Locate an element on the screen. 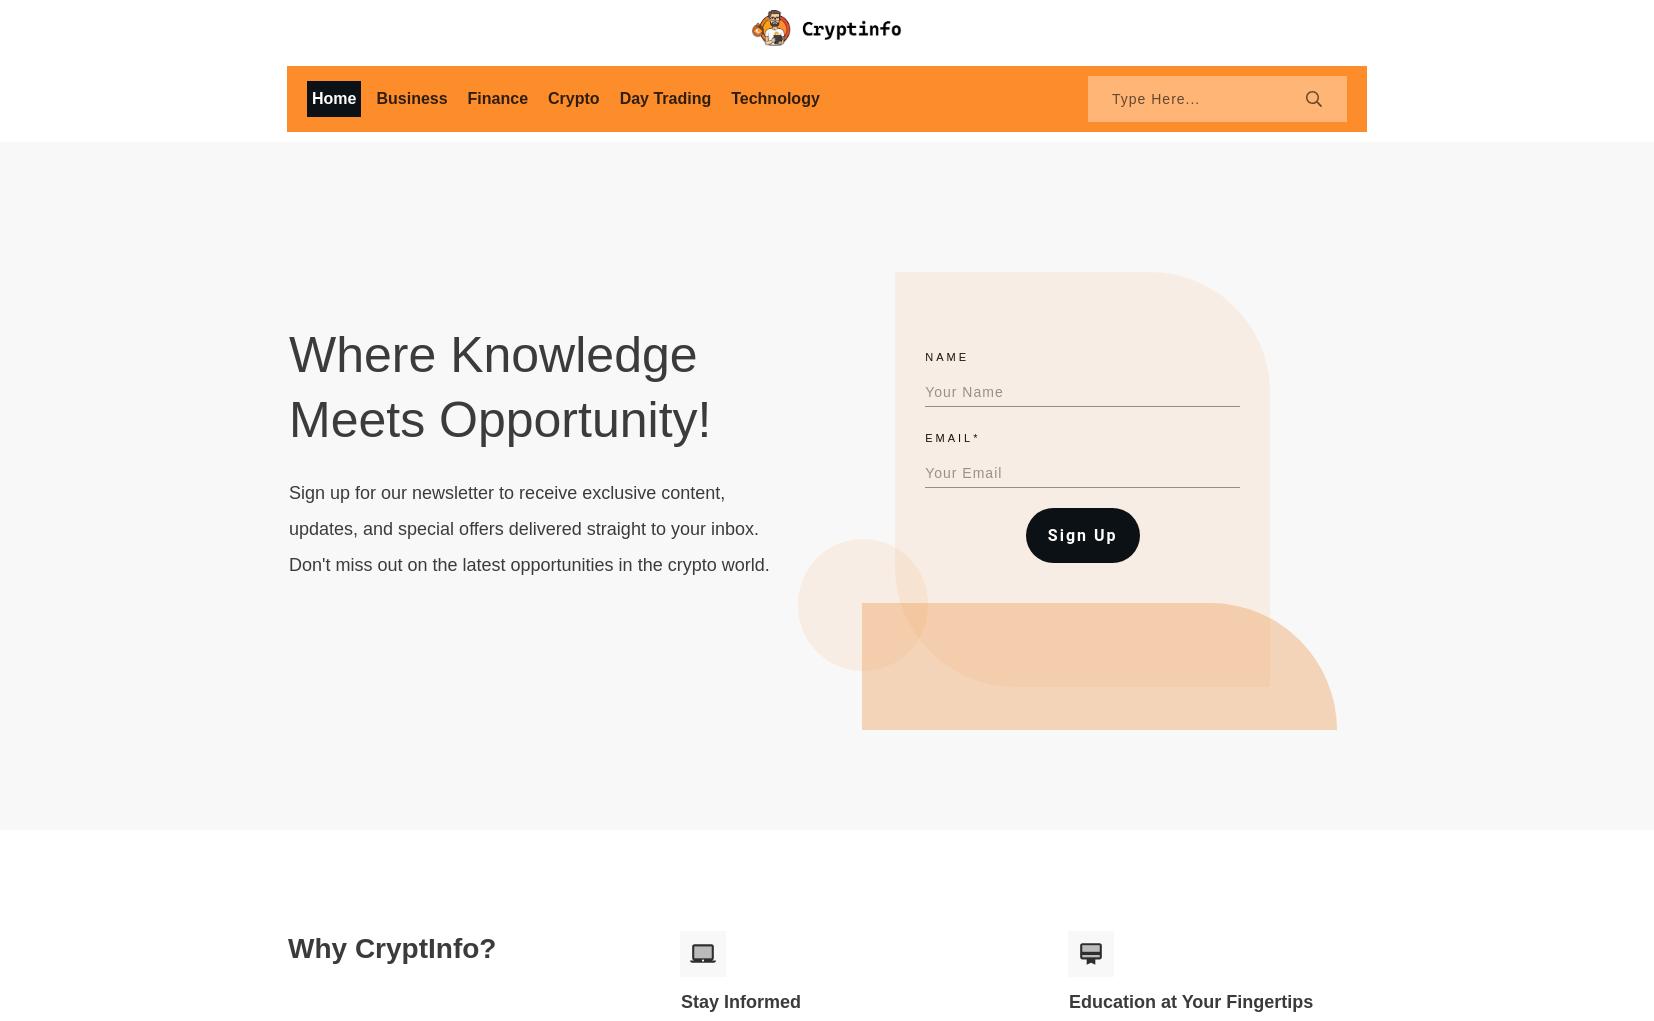 This screenshot has width=1654, height=1021. 'Why CryptInfo?' is located at coordinates (390, 946).